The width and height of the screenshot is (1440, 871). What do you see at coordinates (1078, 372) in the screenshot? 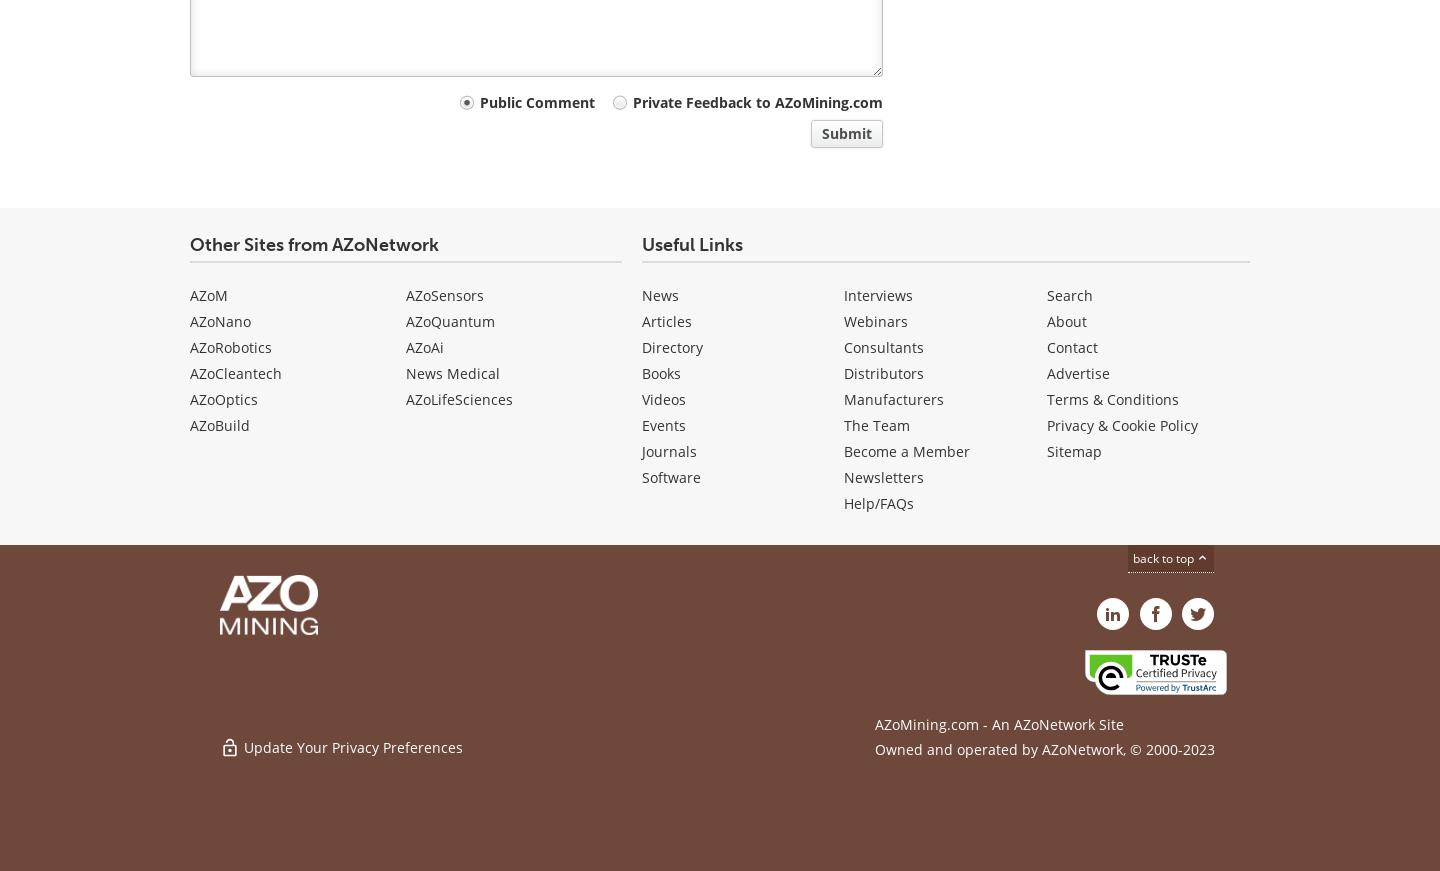
I see `'Advertise'` at bounding box center [1078, 372].